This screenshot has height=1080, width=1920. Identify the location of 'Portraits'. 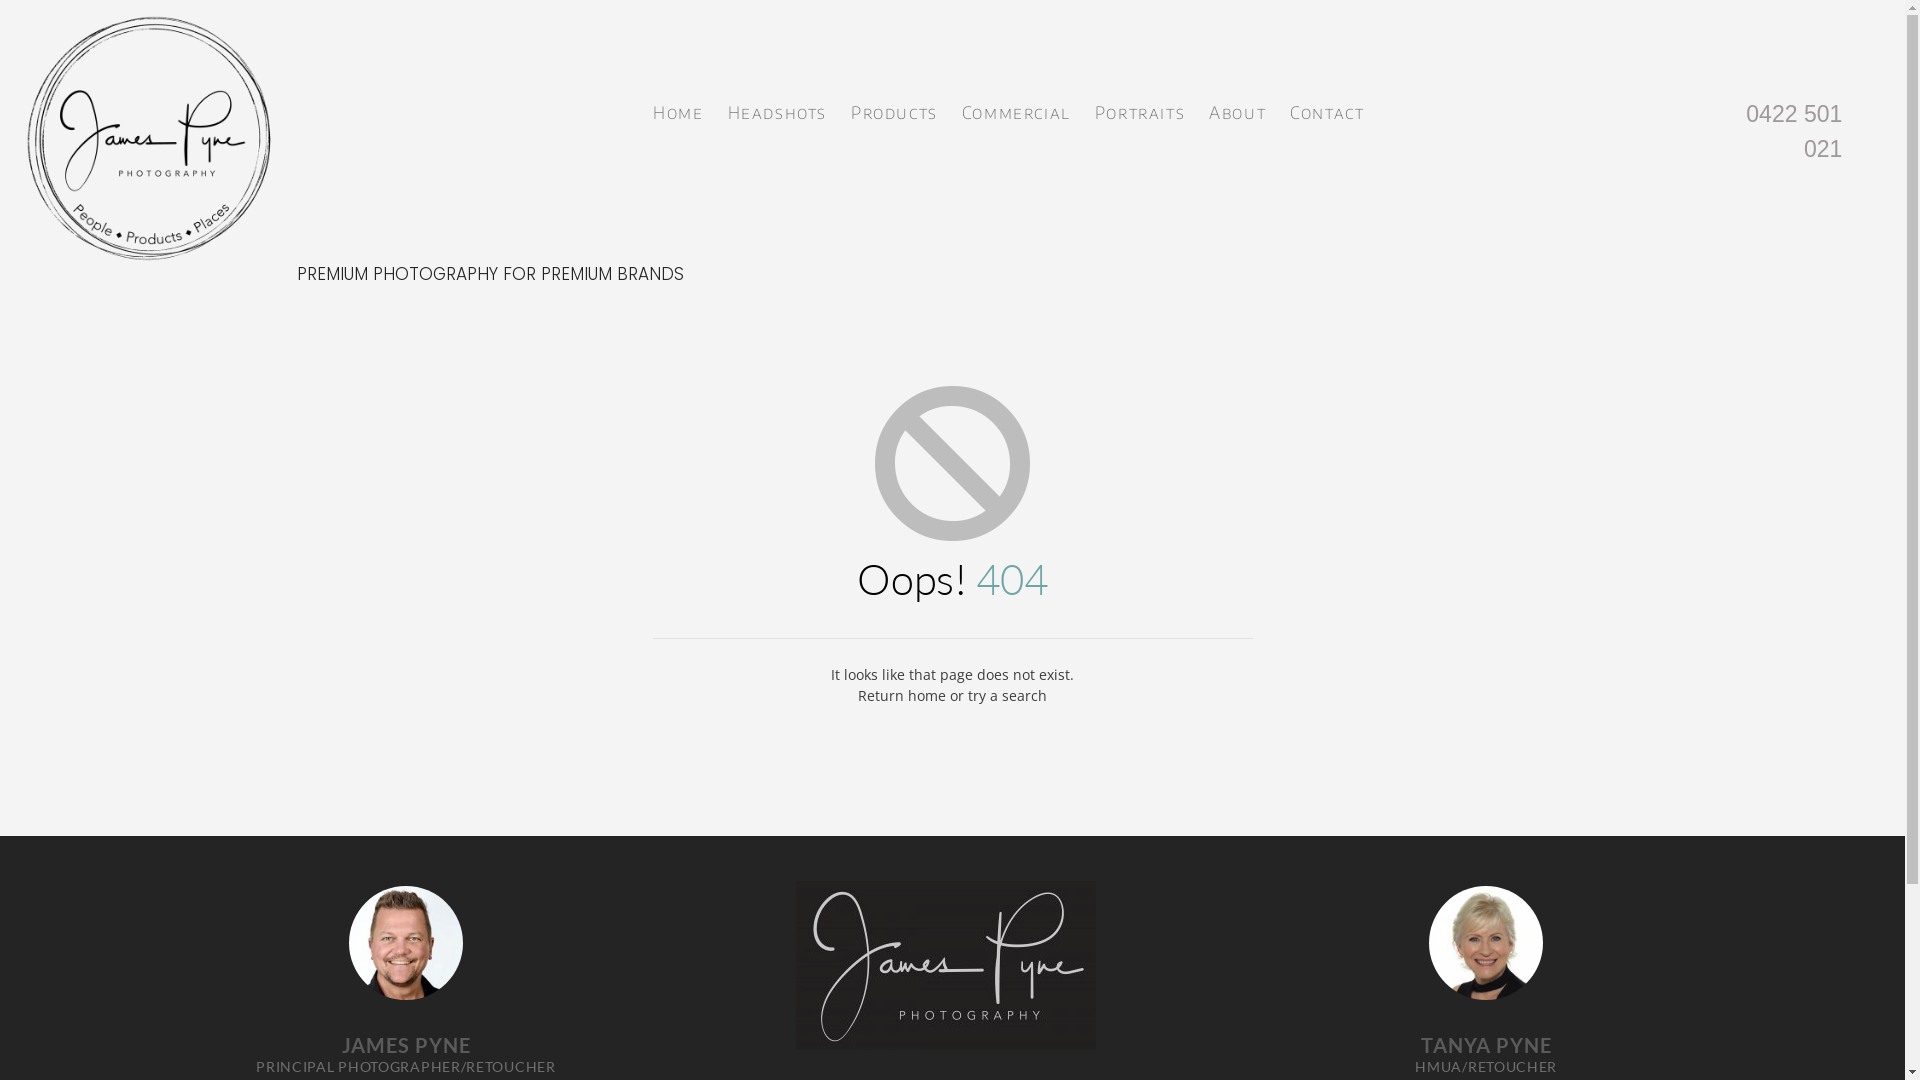
(1140, 108).